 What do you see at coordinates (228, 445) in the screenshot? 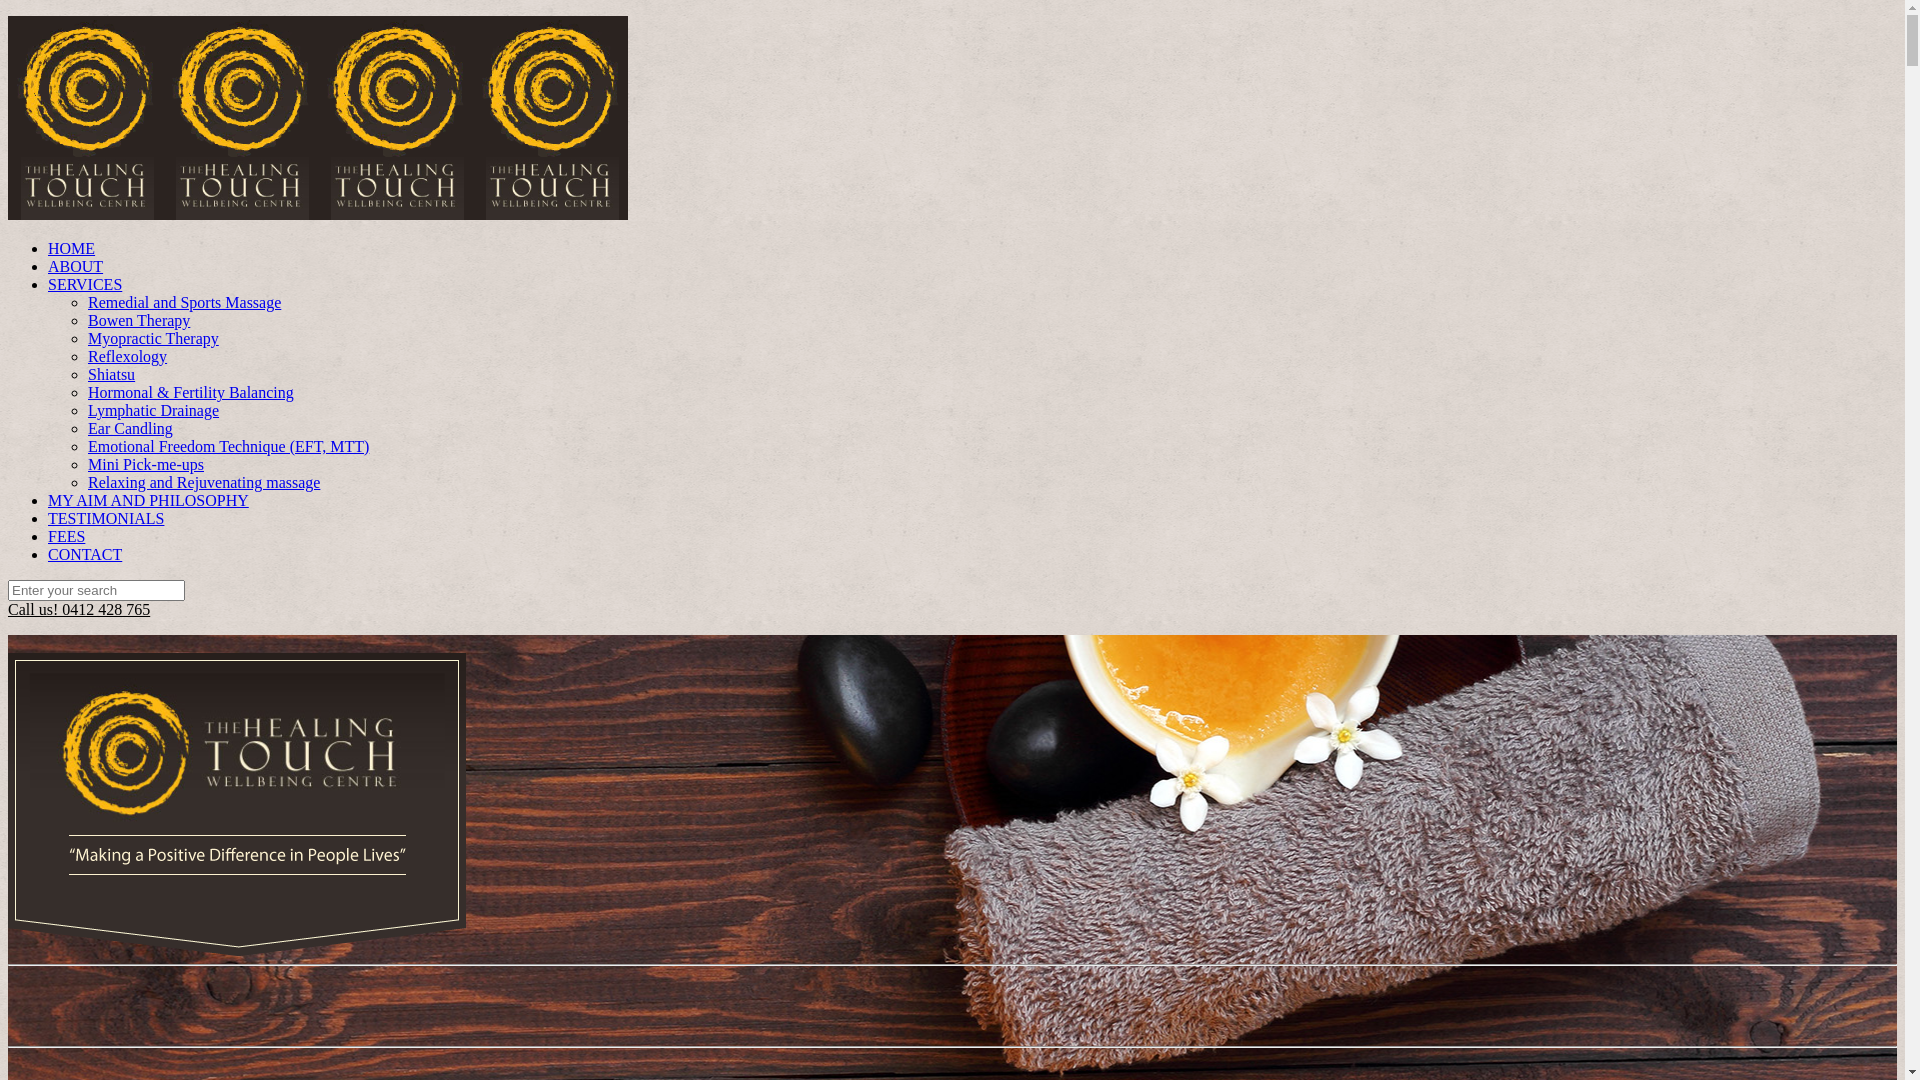
I see `'Emotional Freedom Technique (EFT, MTT)'` at bounding box center [228, 445].